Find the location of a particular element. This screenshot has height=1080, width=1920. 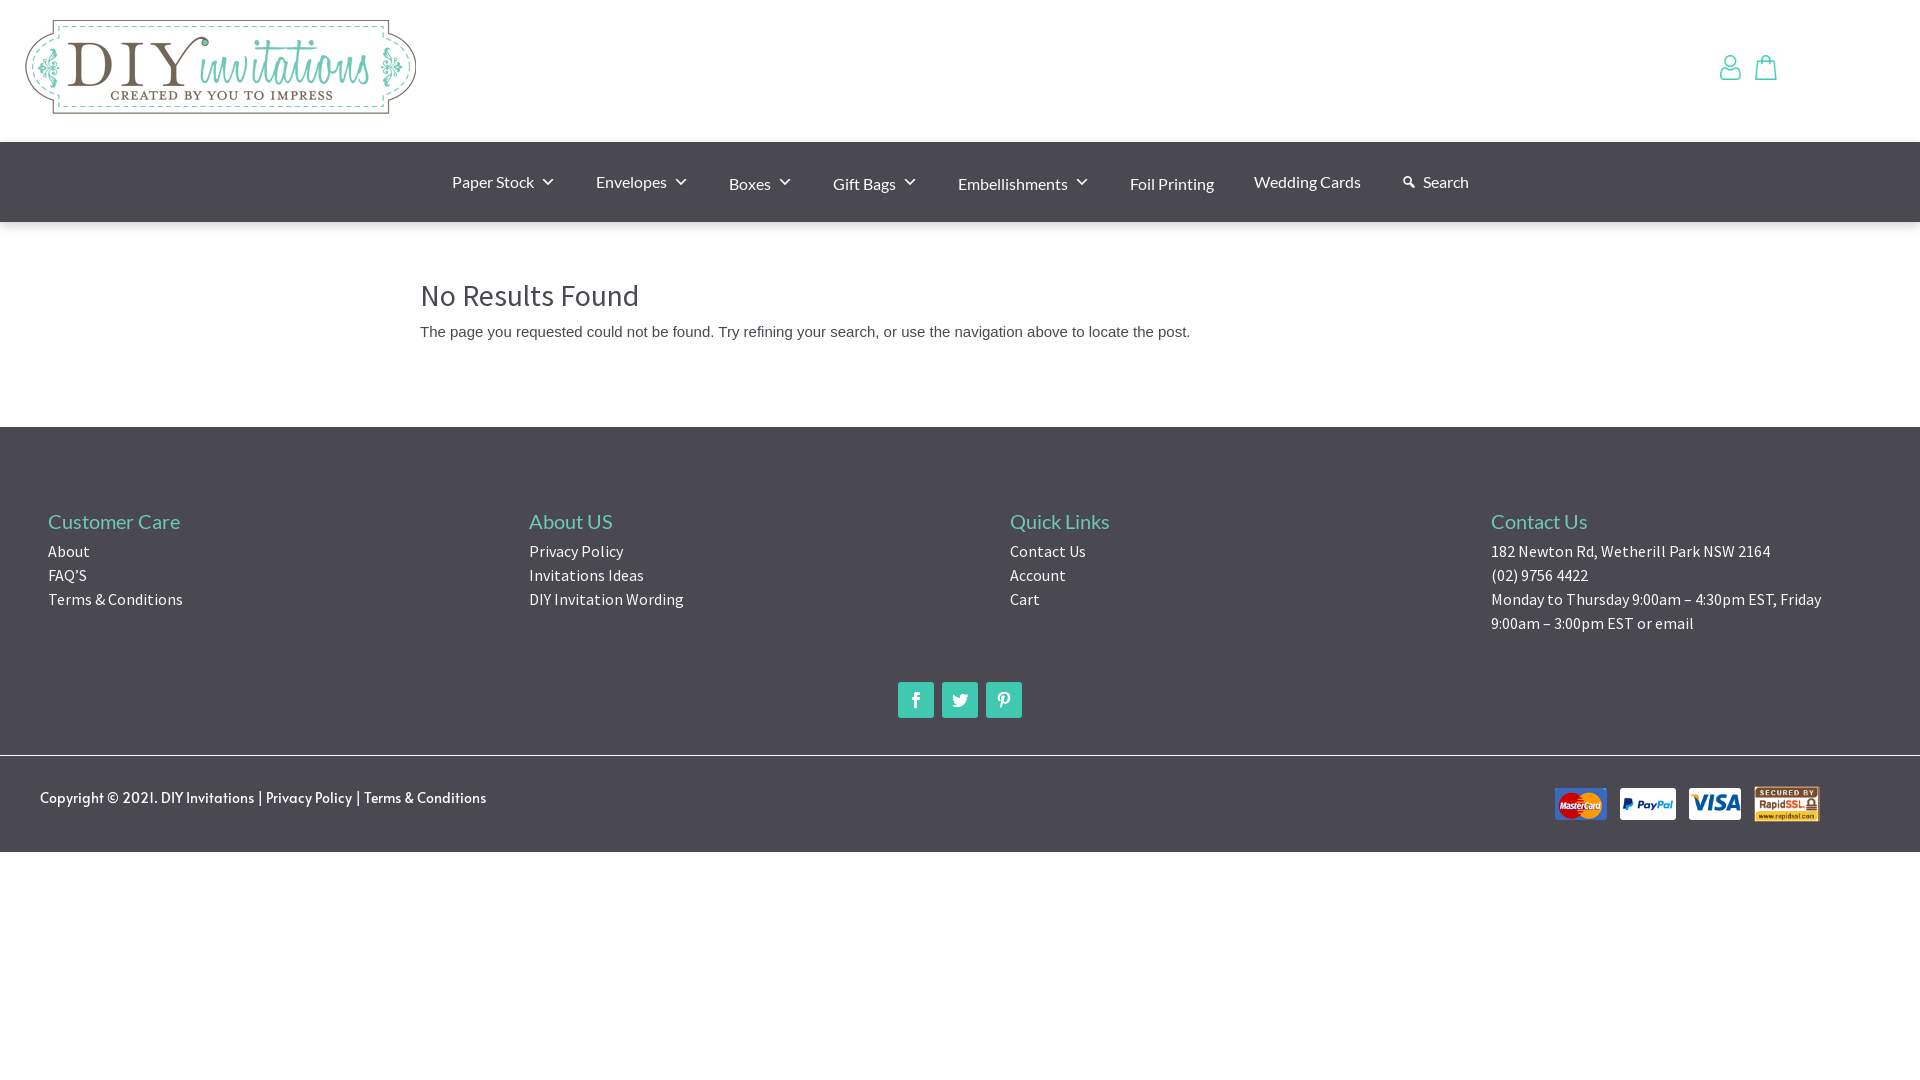

'Envelopes' is located at coordinates (642, 181).